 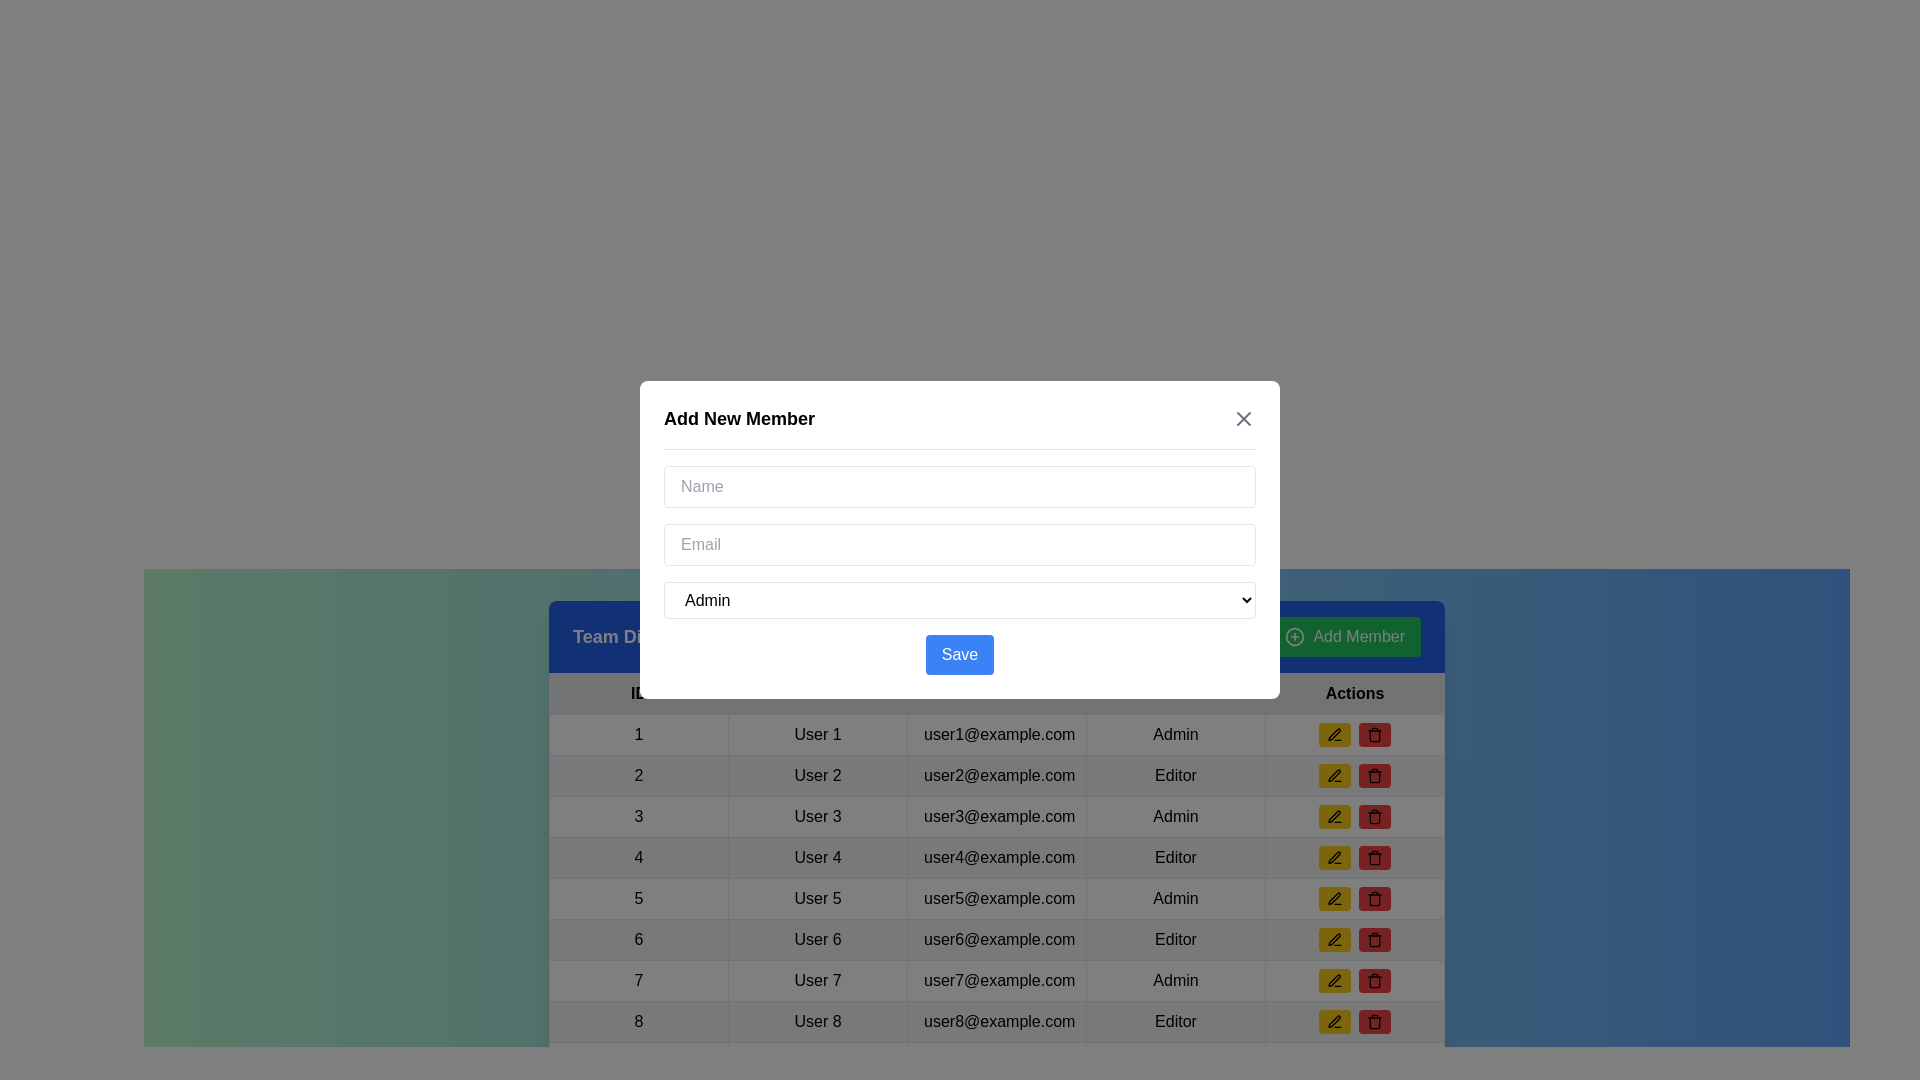 I want to click on the Text cell displaying 'Admin' in the fourth column of the third row of the table, so click(x=1176, y=817).